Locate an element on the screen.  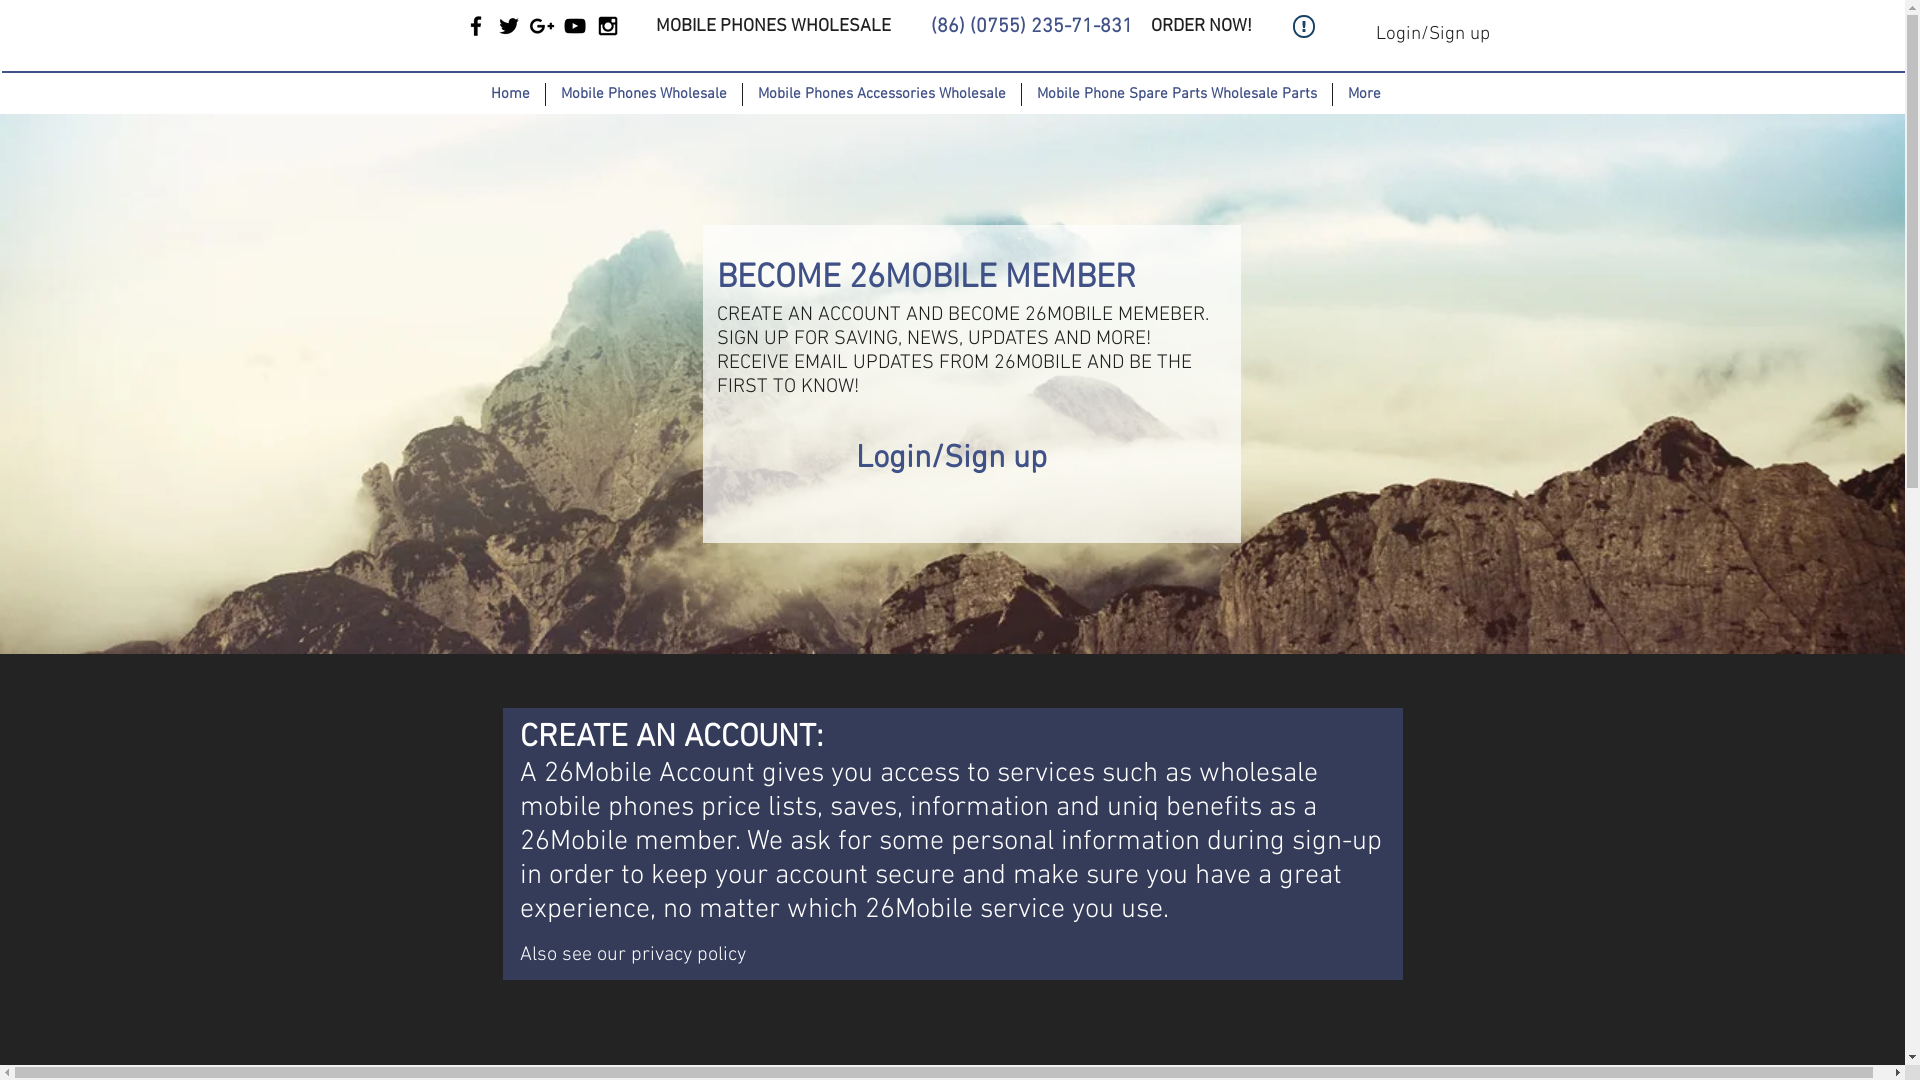
'Home' is located at coordinates (510, 94).